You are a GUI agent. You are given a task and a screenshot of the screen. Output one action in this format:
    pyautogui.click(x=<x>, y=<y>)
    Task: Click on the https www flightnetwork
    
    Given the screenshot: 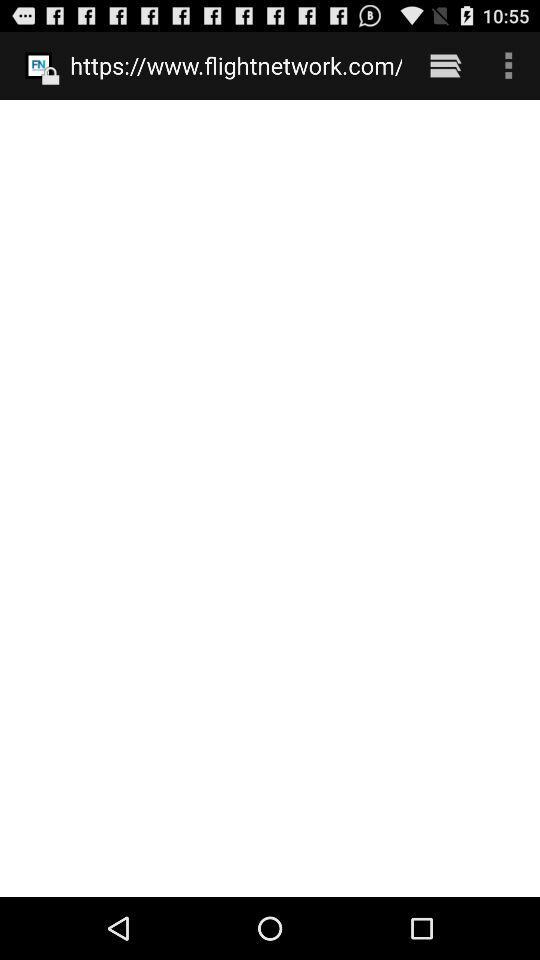 What is the action you would take?
    pyautogui.click(x=235, y=65)
    